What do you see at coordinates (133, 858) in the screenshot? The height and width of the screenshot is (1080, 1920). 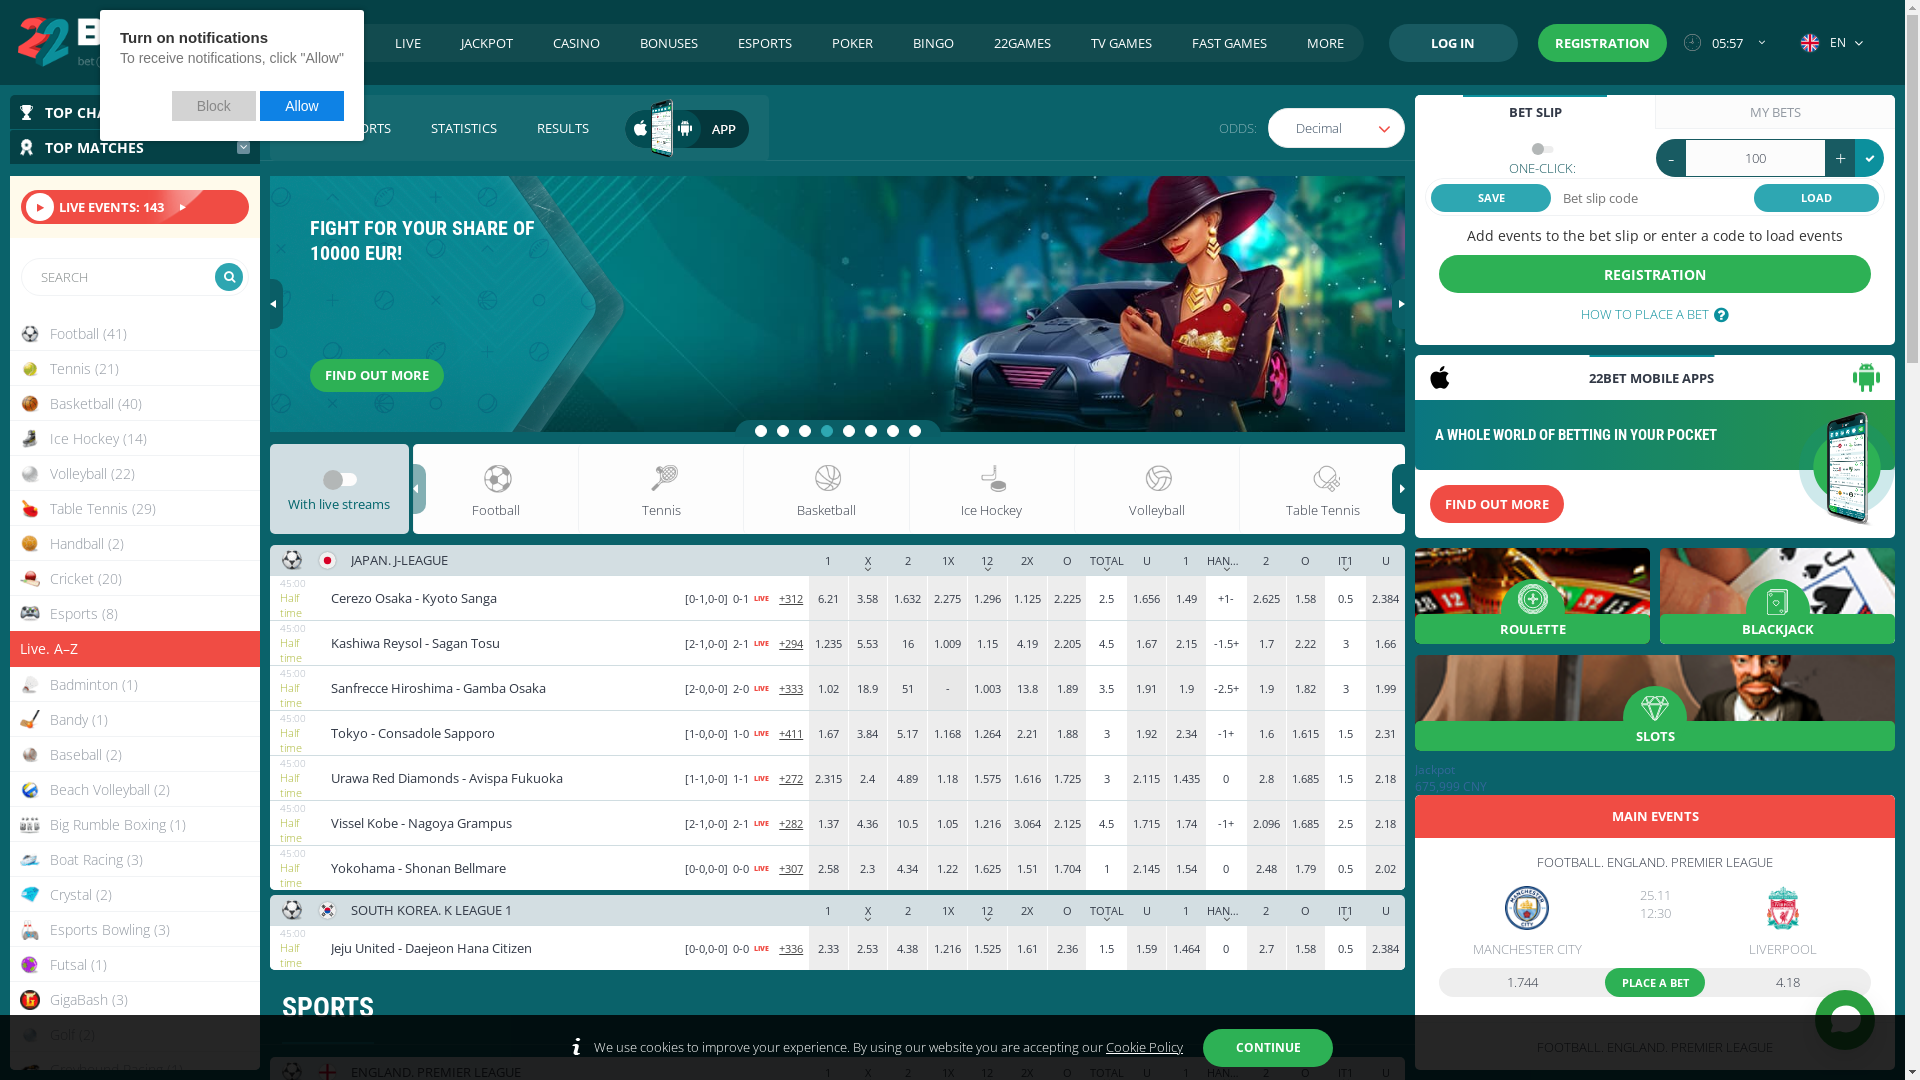 I see `'Boat Racing` at bounding box center [133, 858].